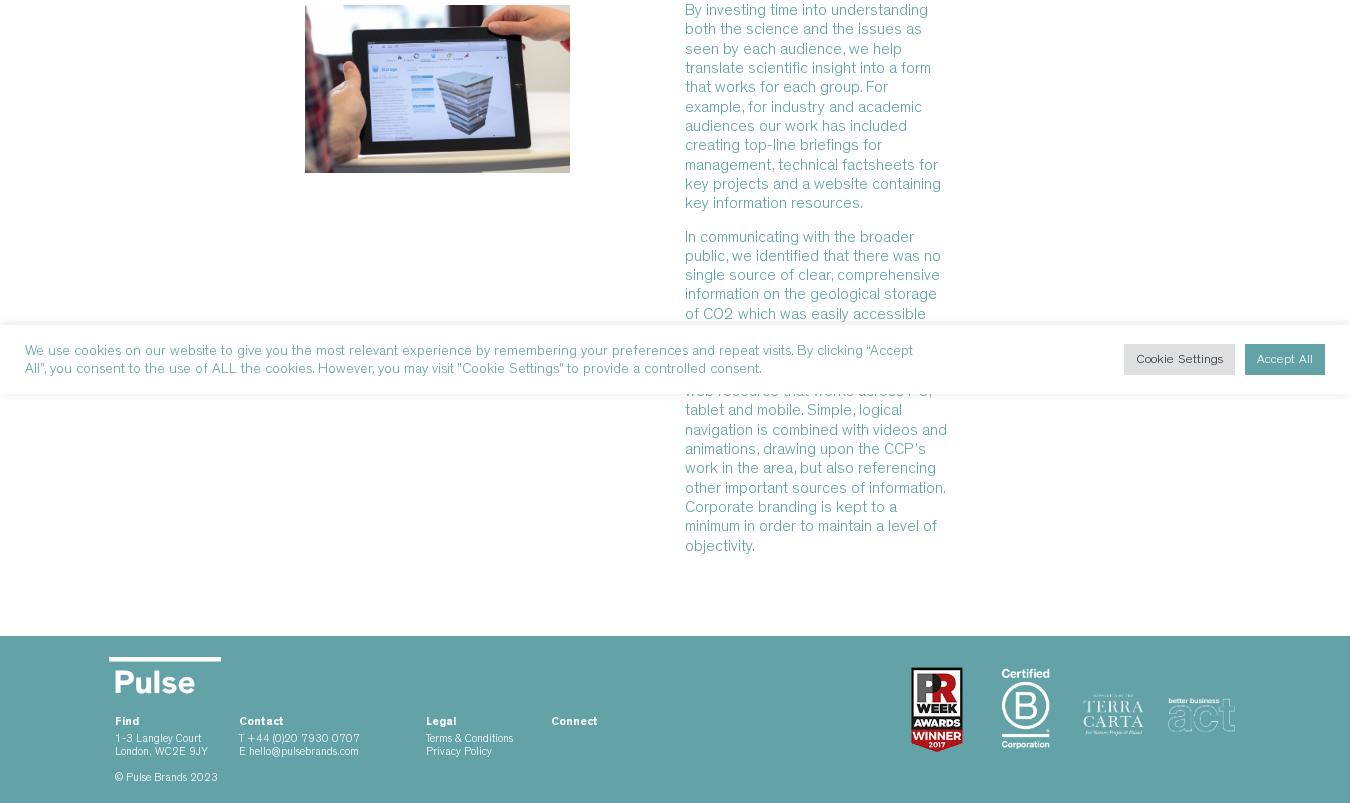 This screenshot has height=803, width=1350. I want to click on 'www.ccsbrowser.com', so click(755, 370).